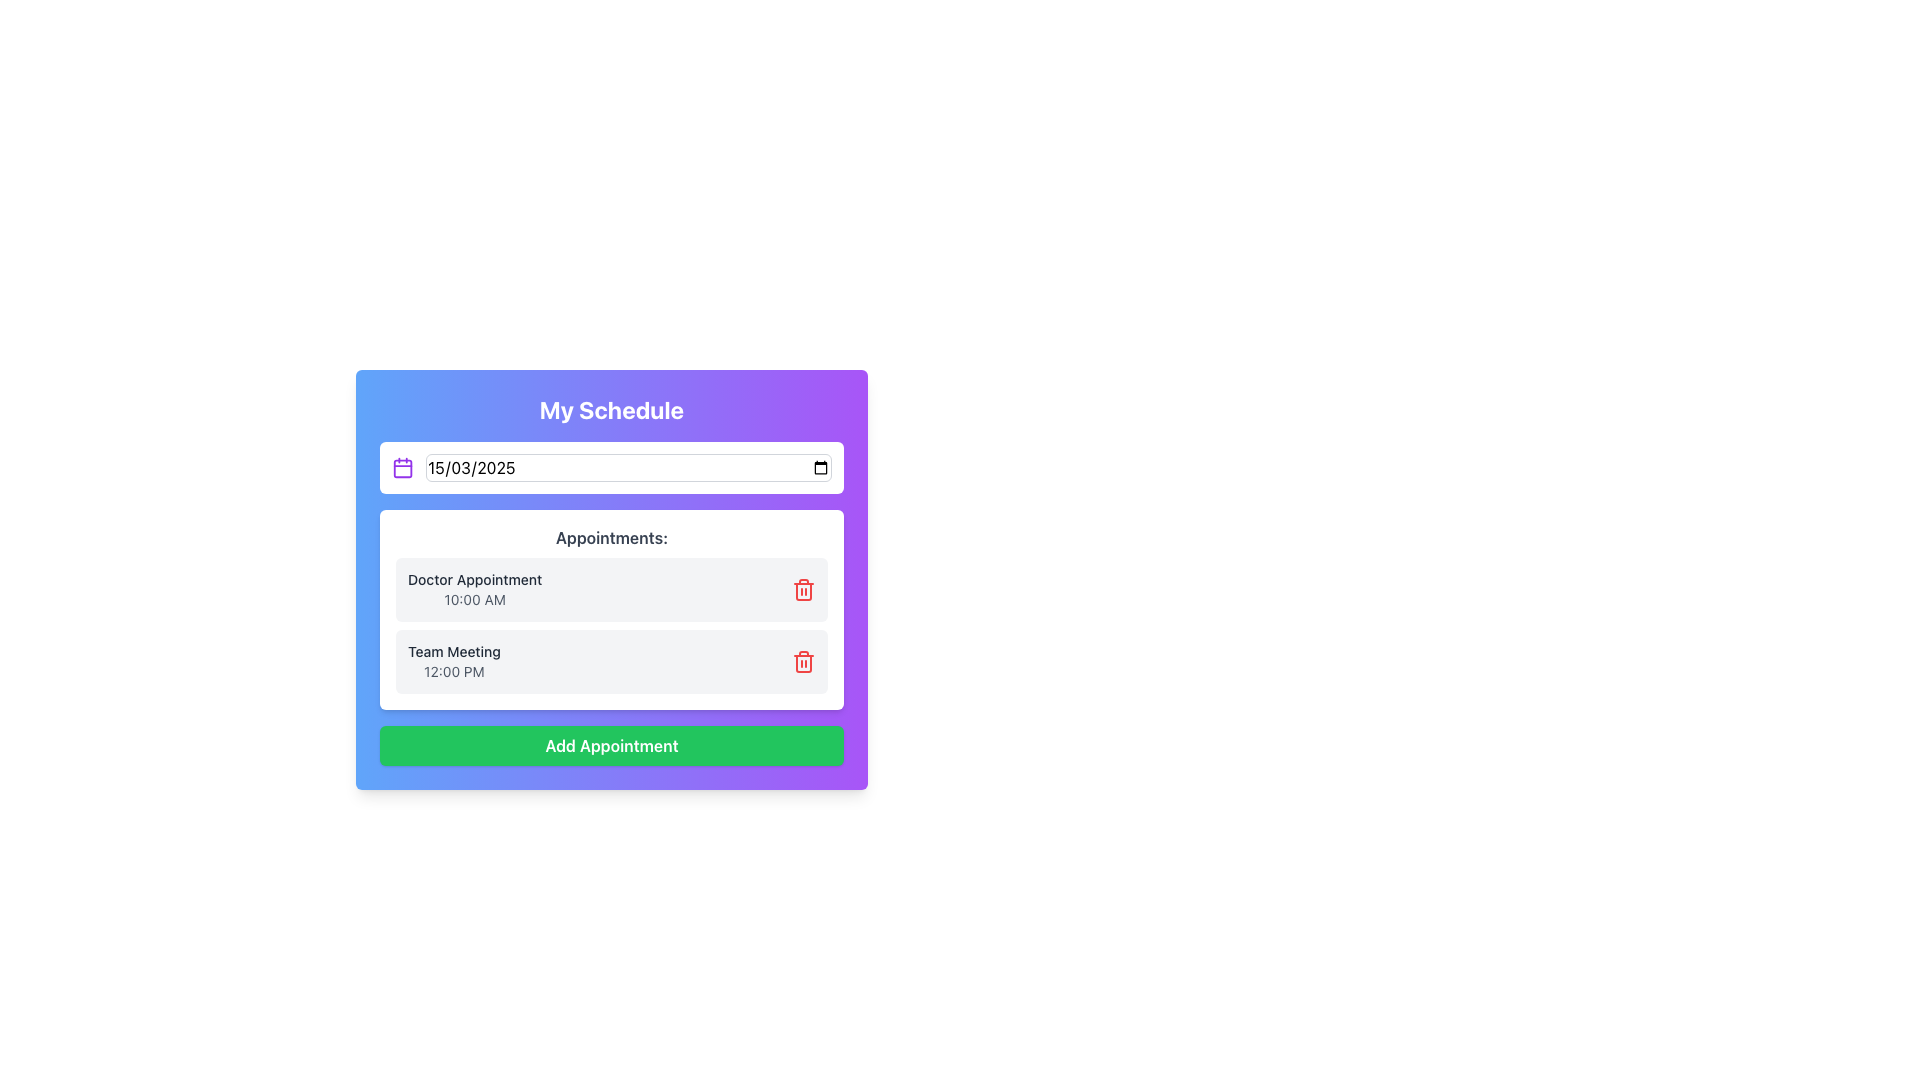  I want to click on the Label element displaying '12:00 PM', which is located below the title 'Team Meeting' in the appointment card, so click(453, 671).